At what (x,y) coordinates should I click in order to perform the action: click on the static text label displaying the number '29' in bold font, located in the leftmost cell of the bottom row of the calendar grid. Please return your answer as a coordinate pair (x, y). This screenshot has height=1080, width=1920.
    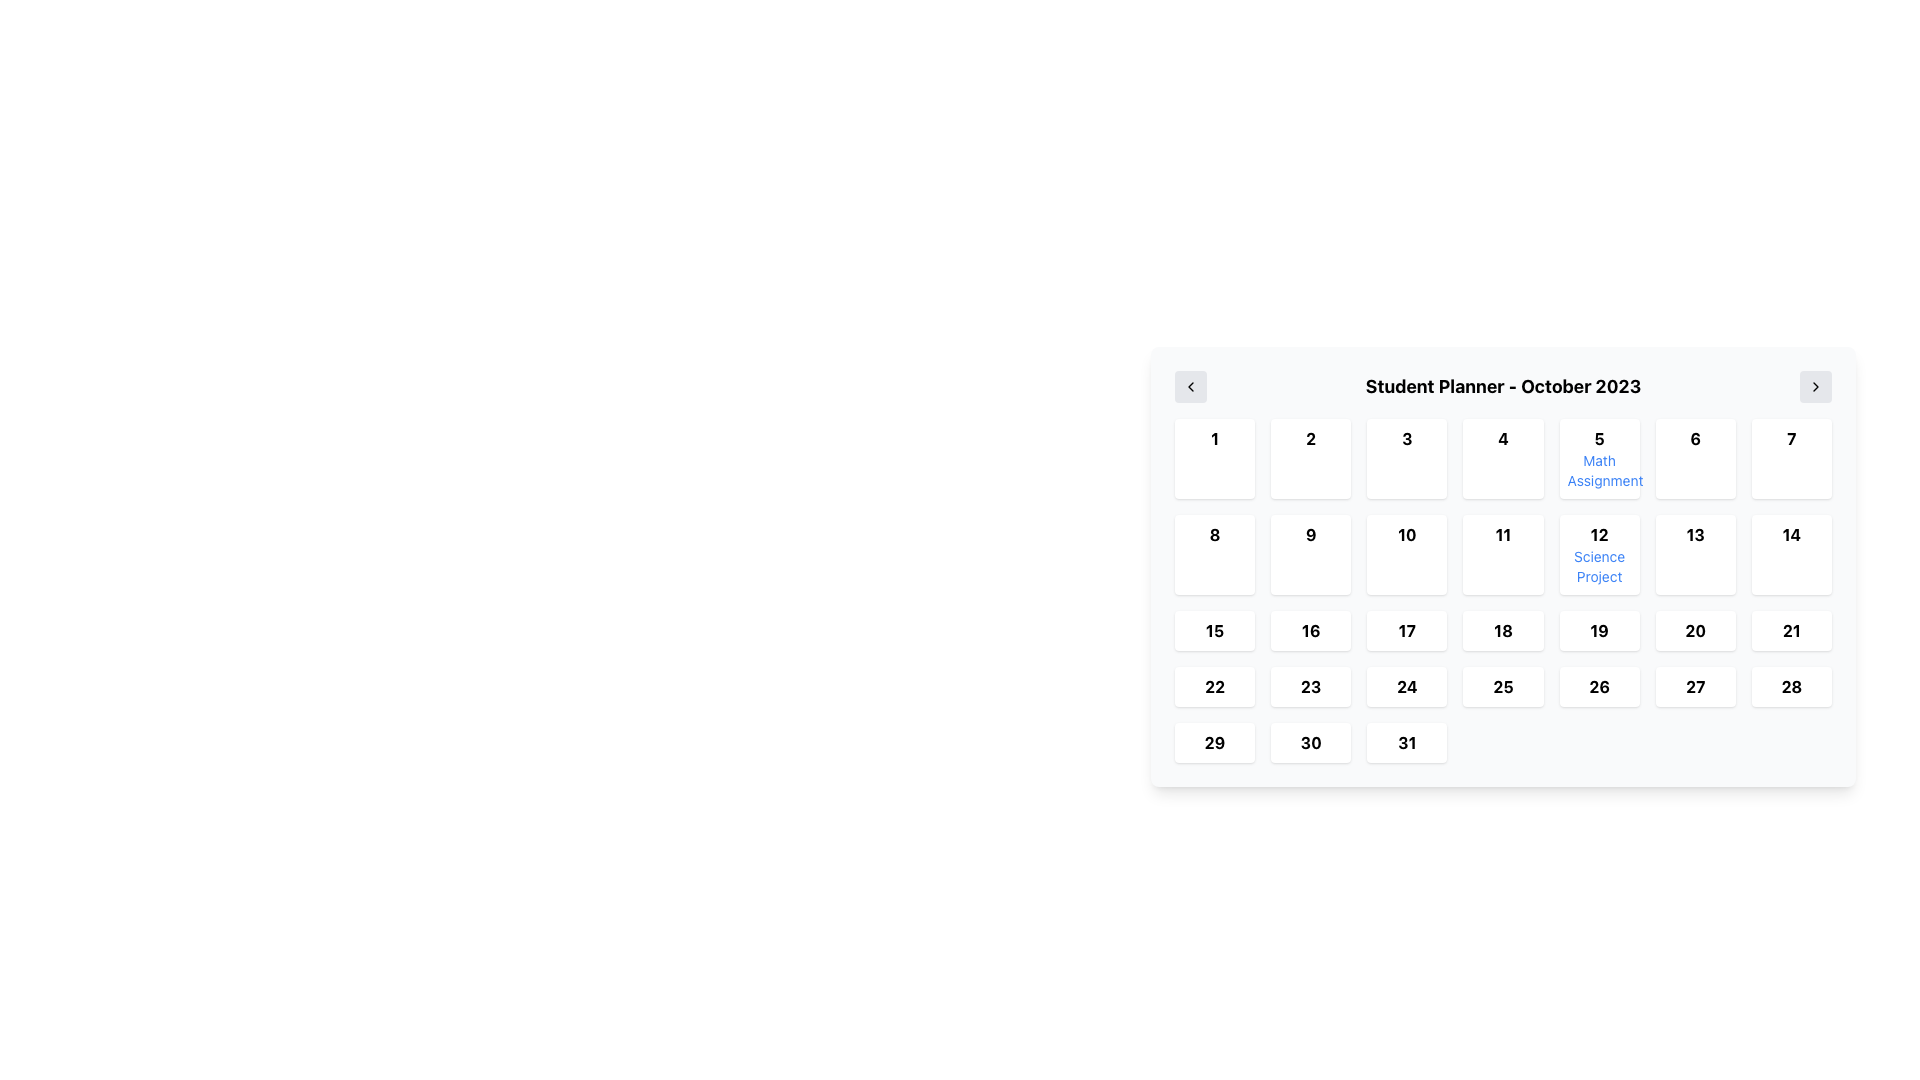
    Looking at the image, I should click on (1213, 743).